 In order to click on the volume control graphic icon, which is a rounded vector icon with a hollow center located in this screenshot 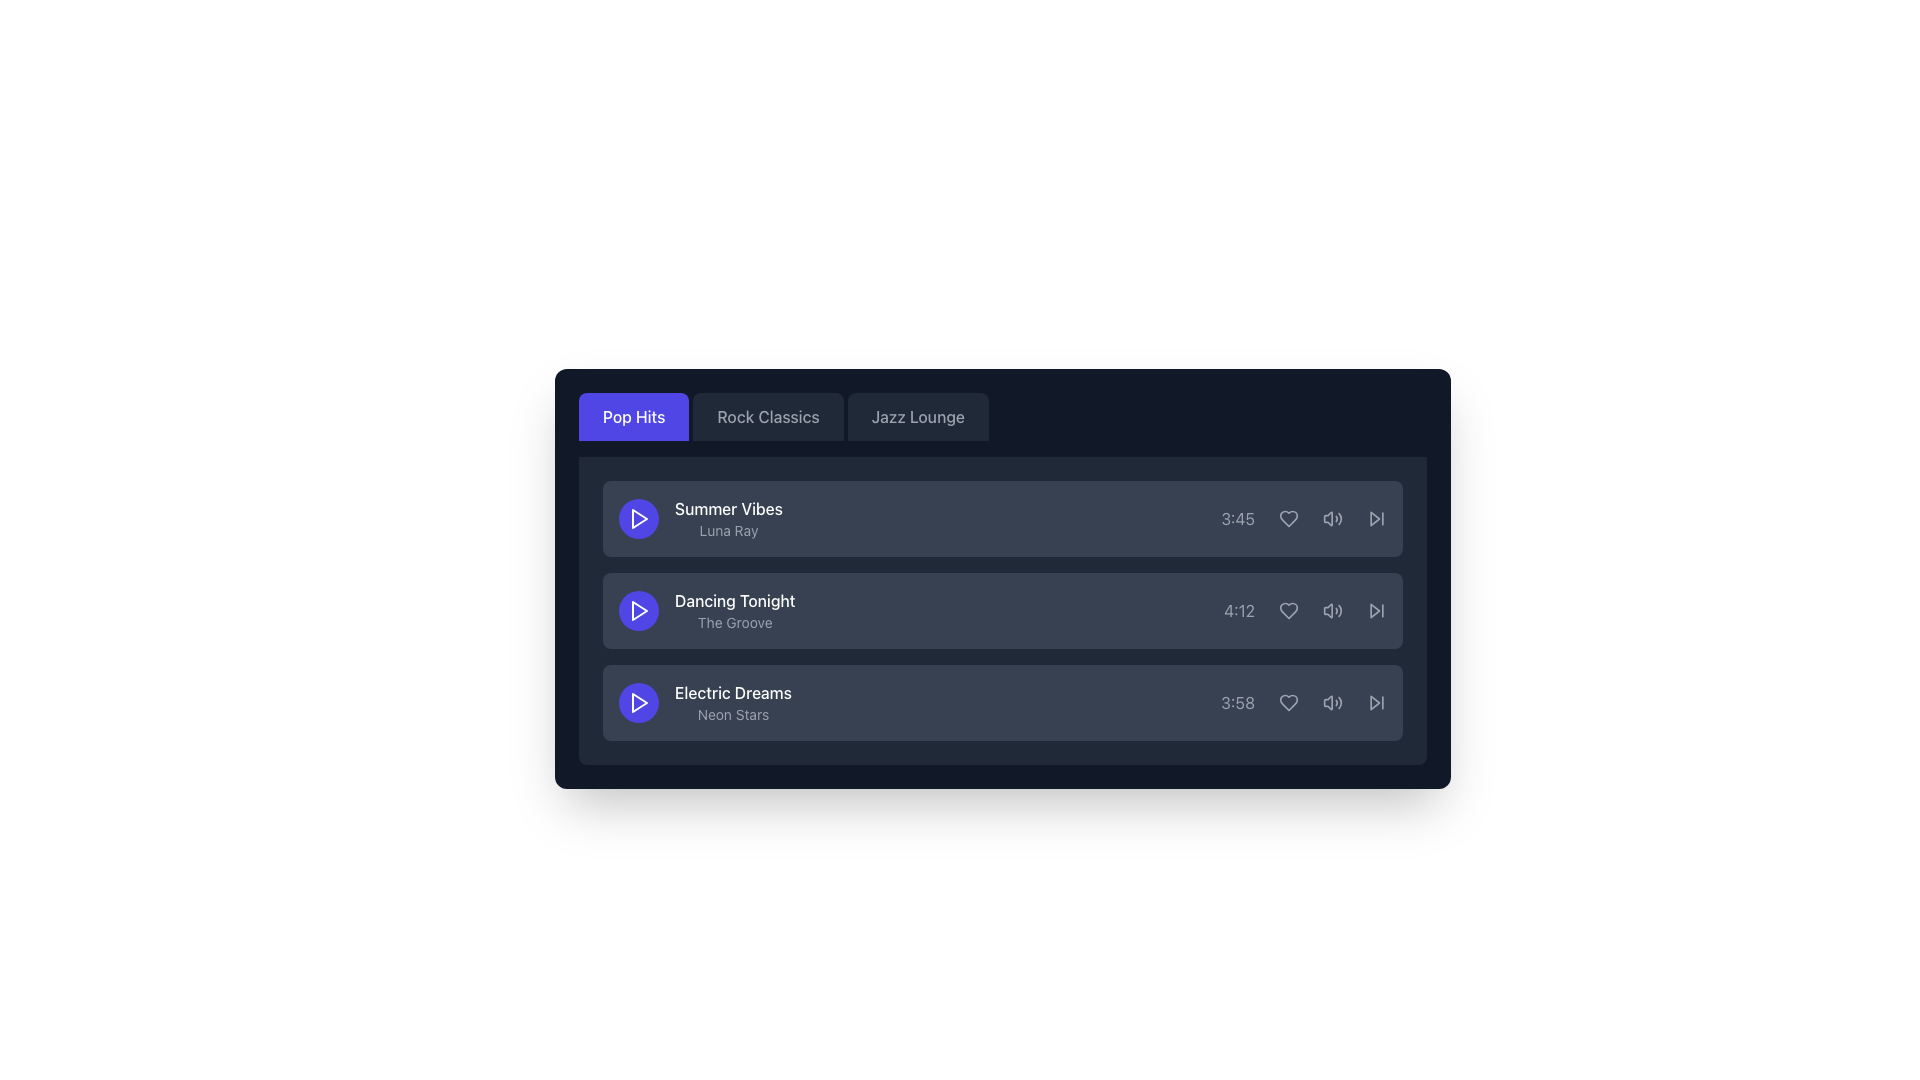, I will do `click(1328, 518)`.